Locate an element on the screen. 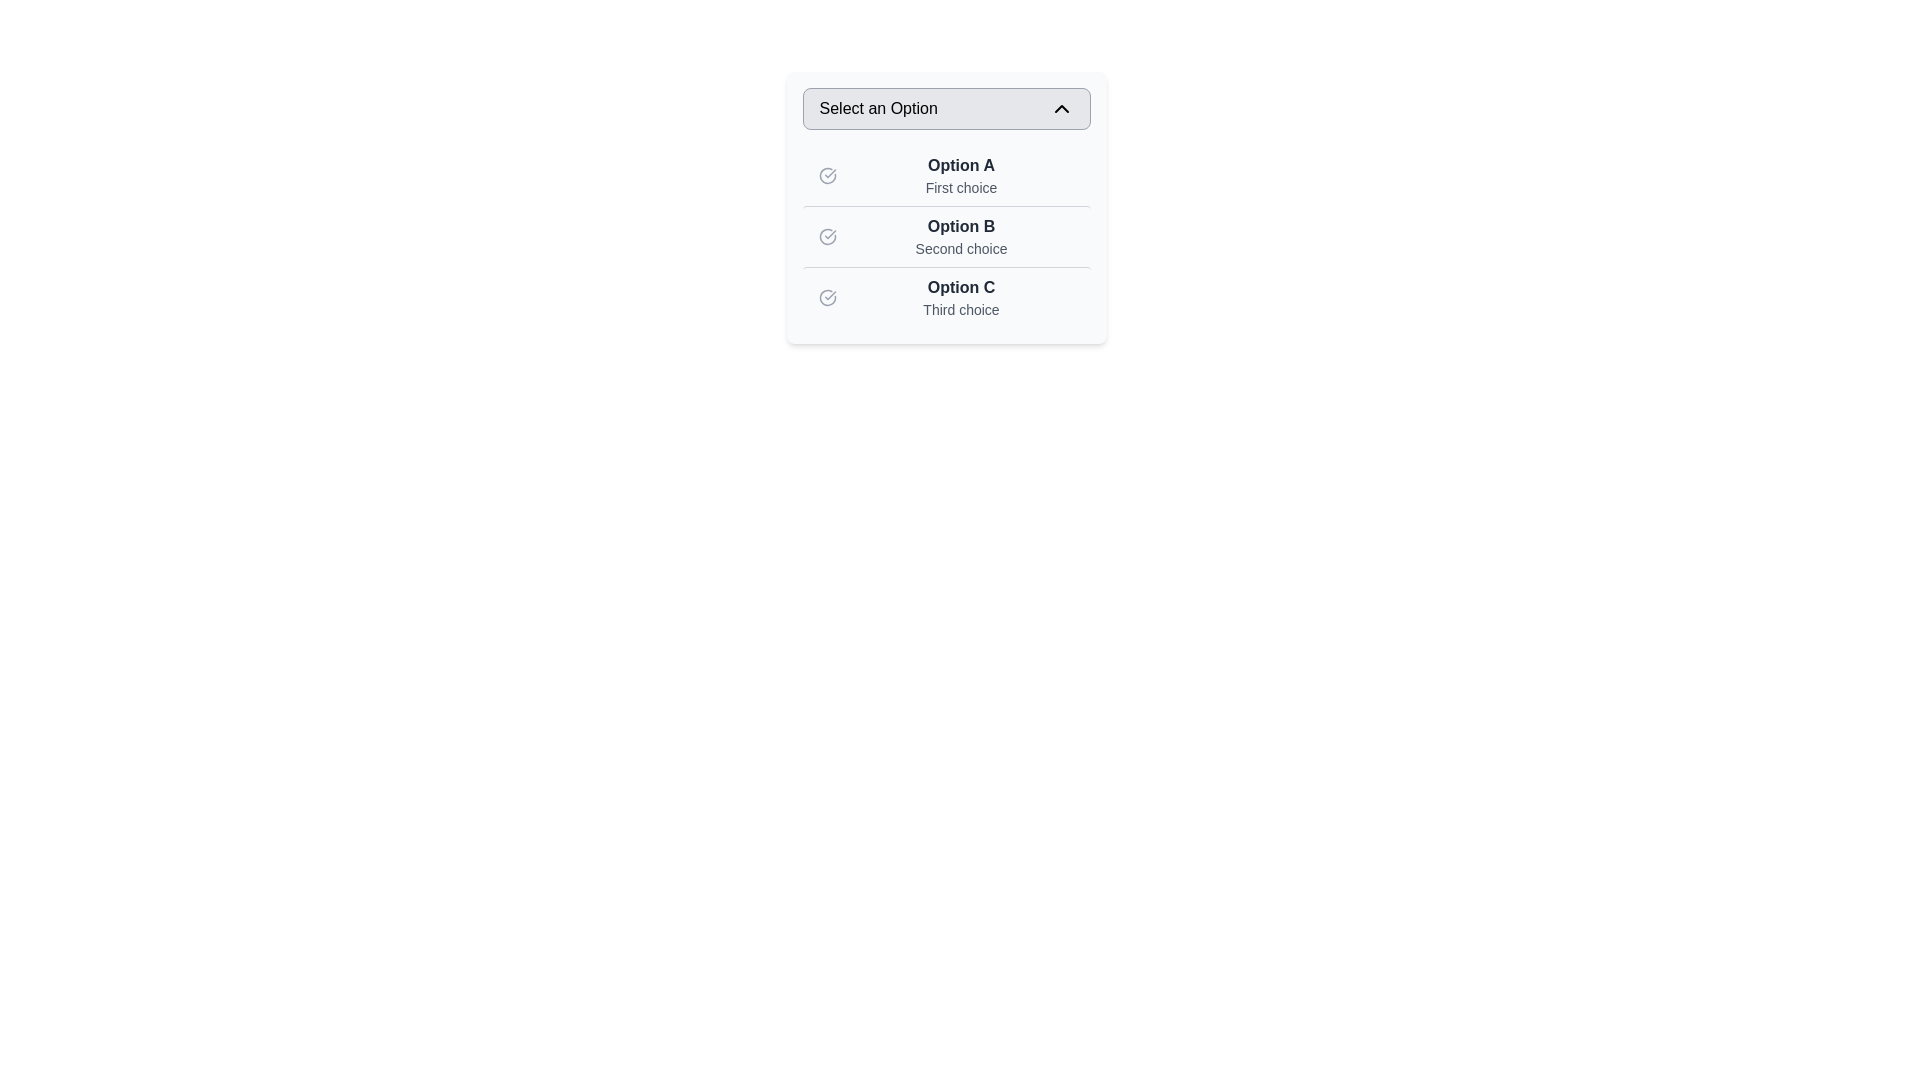  the circular checkmark icon indicating the selection status for 'Option C' in the dropdown menu is located at coordinates (827, 297).